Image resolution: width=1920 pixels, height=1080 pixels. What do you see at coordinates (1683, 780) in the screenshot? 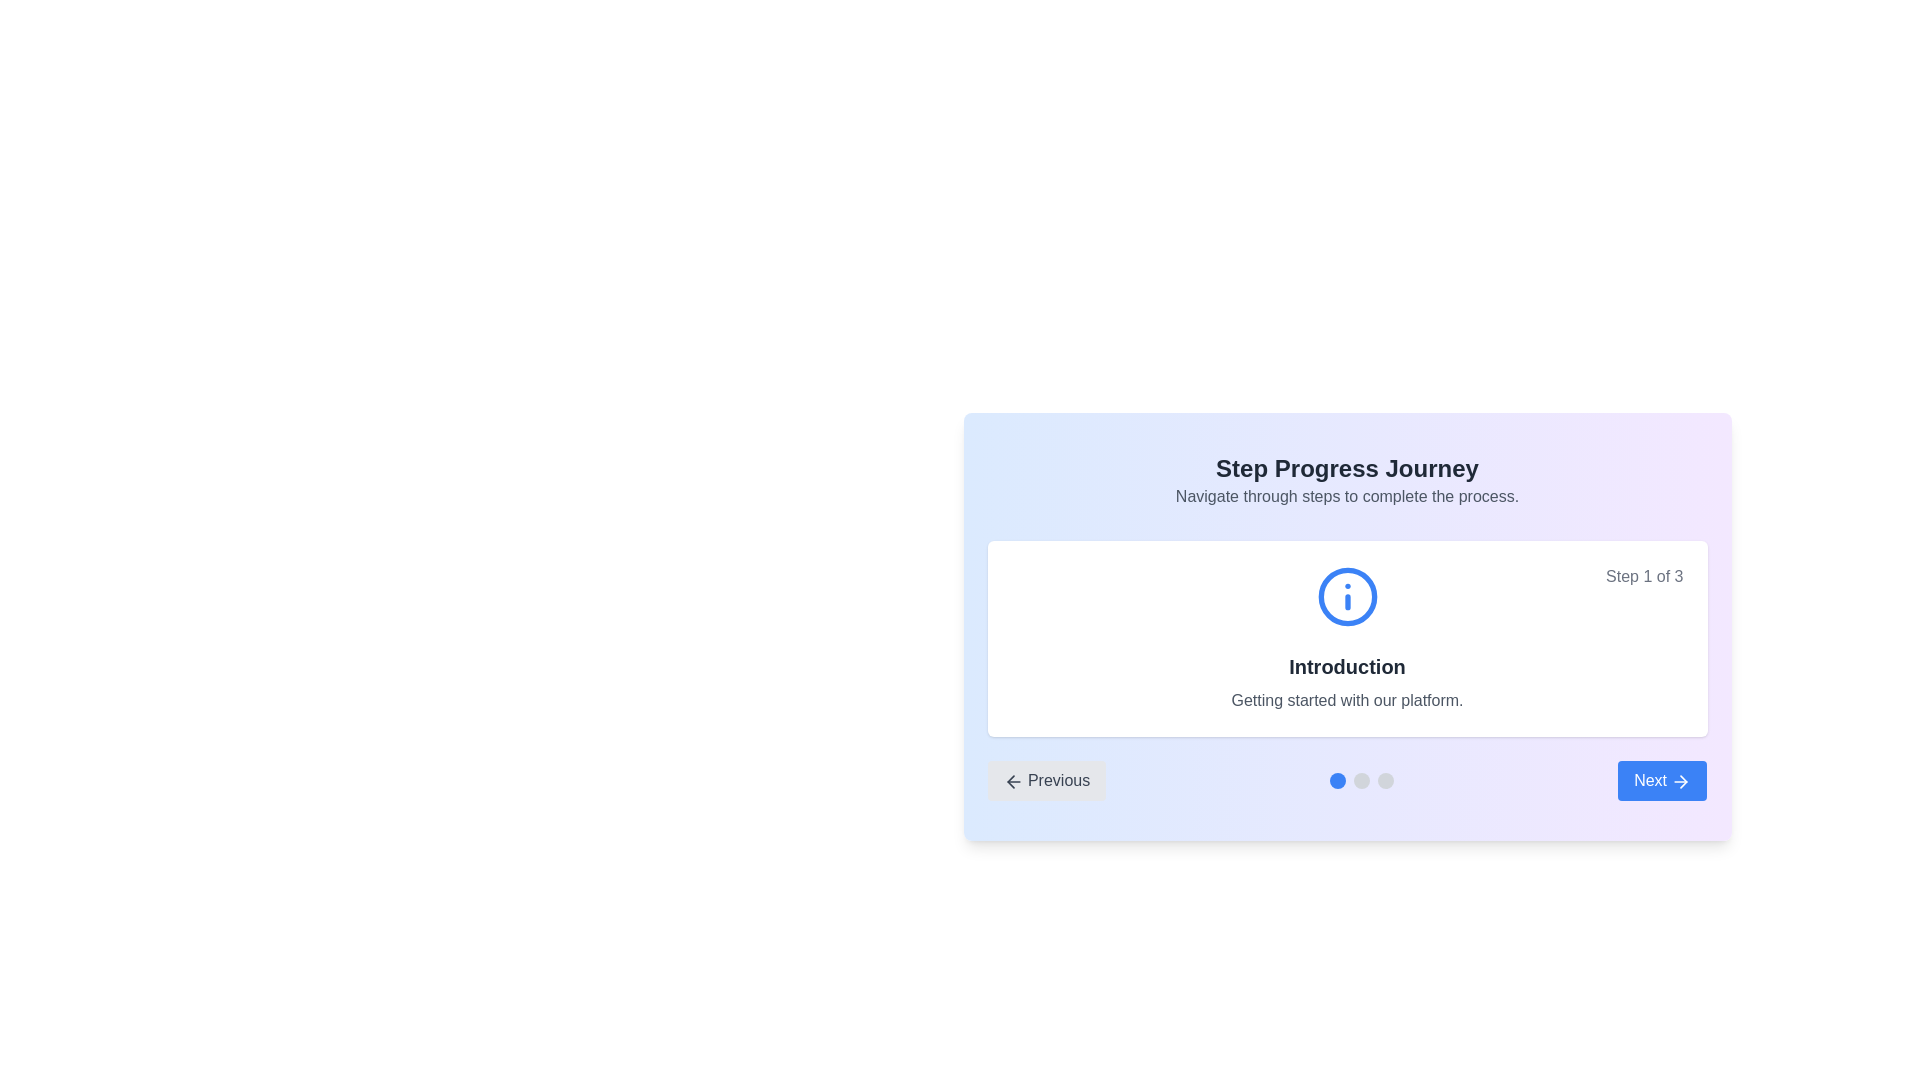
I see `the icon located within the 'Next' button in the bottom-right corner of the step-progress interface, which serves as a visual indicator for the next step in the navigation sequence` at bounding box center [1683, 780].